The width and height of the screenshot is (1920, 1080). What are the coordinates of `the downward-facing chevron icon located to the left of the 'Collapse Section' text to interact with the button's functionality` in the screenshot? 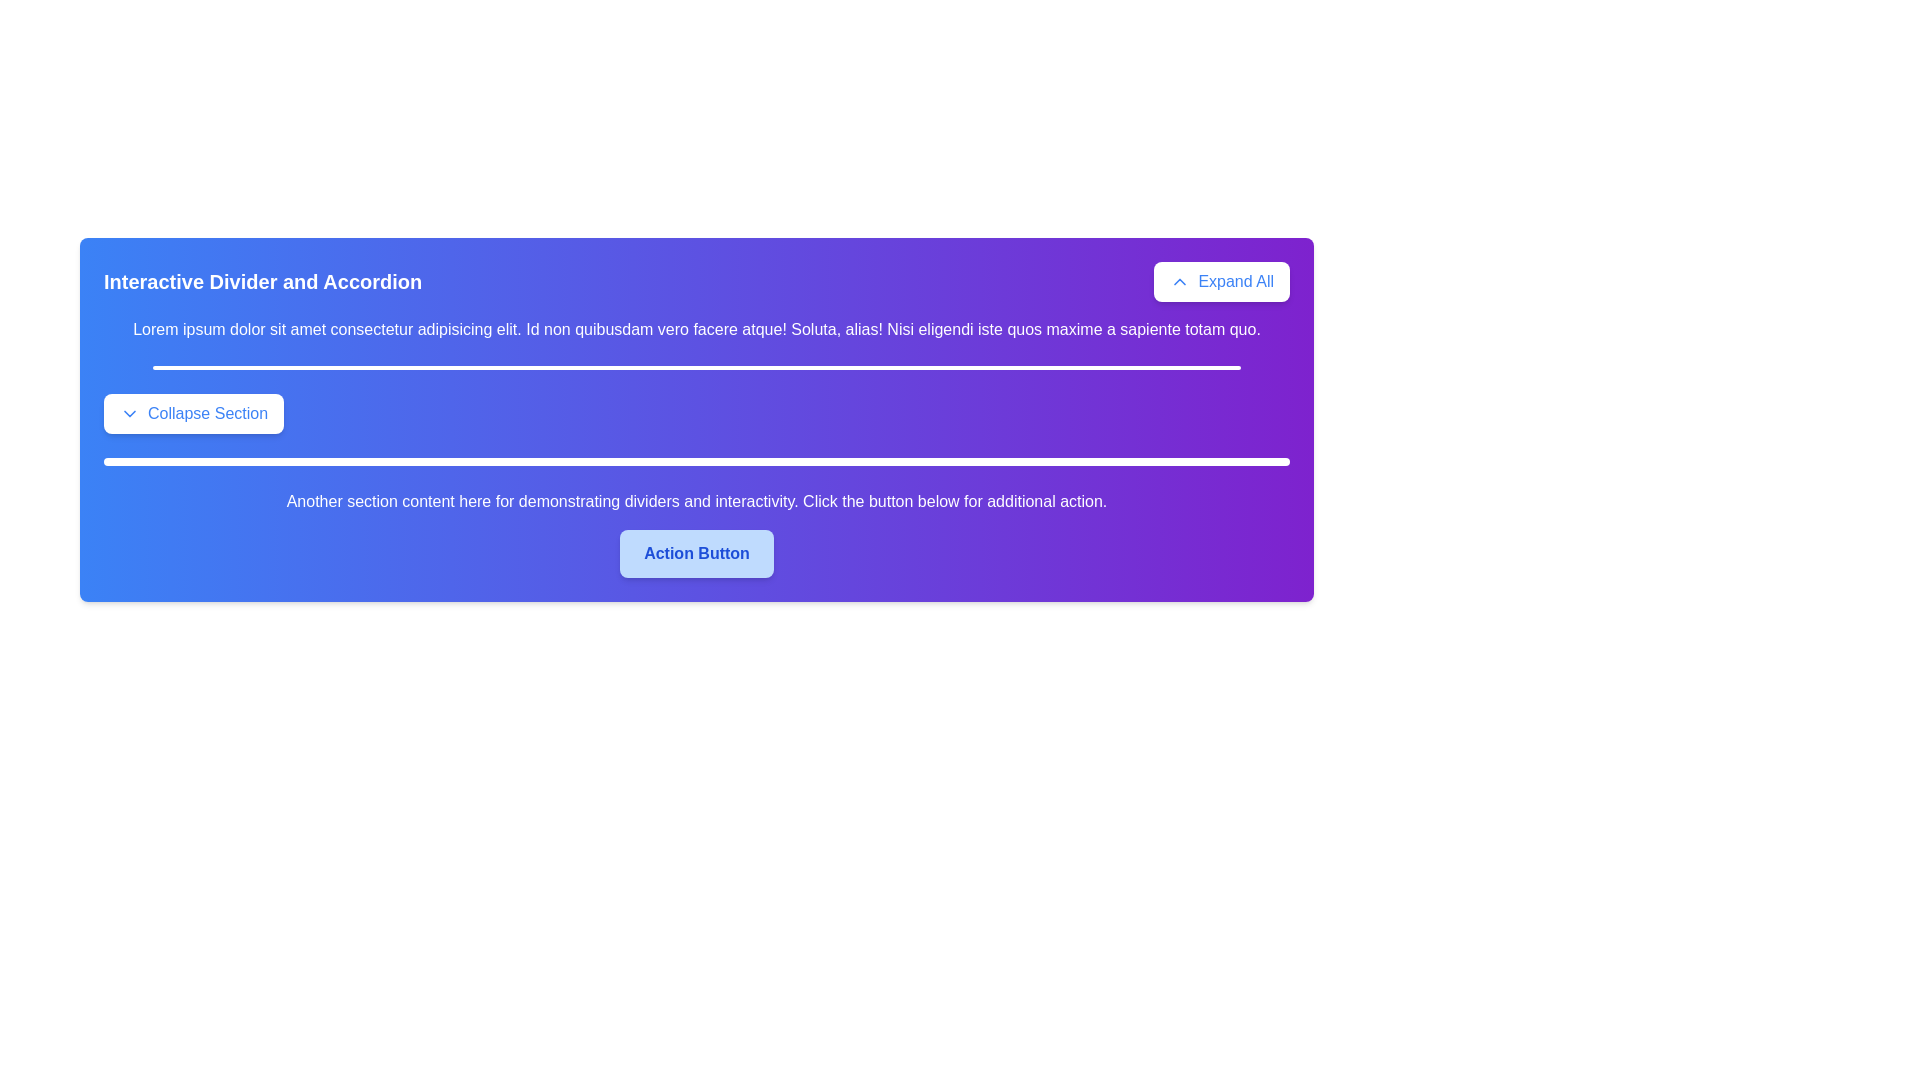 It's located at (128, 412).